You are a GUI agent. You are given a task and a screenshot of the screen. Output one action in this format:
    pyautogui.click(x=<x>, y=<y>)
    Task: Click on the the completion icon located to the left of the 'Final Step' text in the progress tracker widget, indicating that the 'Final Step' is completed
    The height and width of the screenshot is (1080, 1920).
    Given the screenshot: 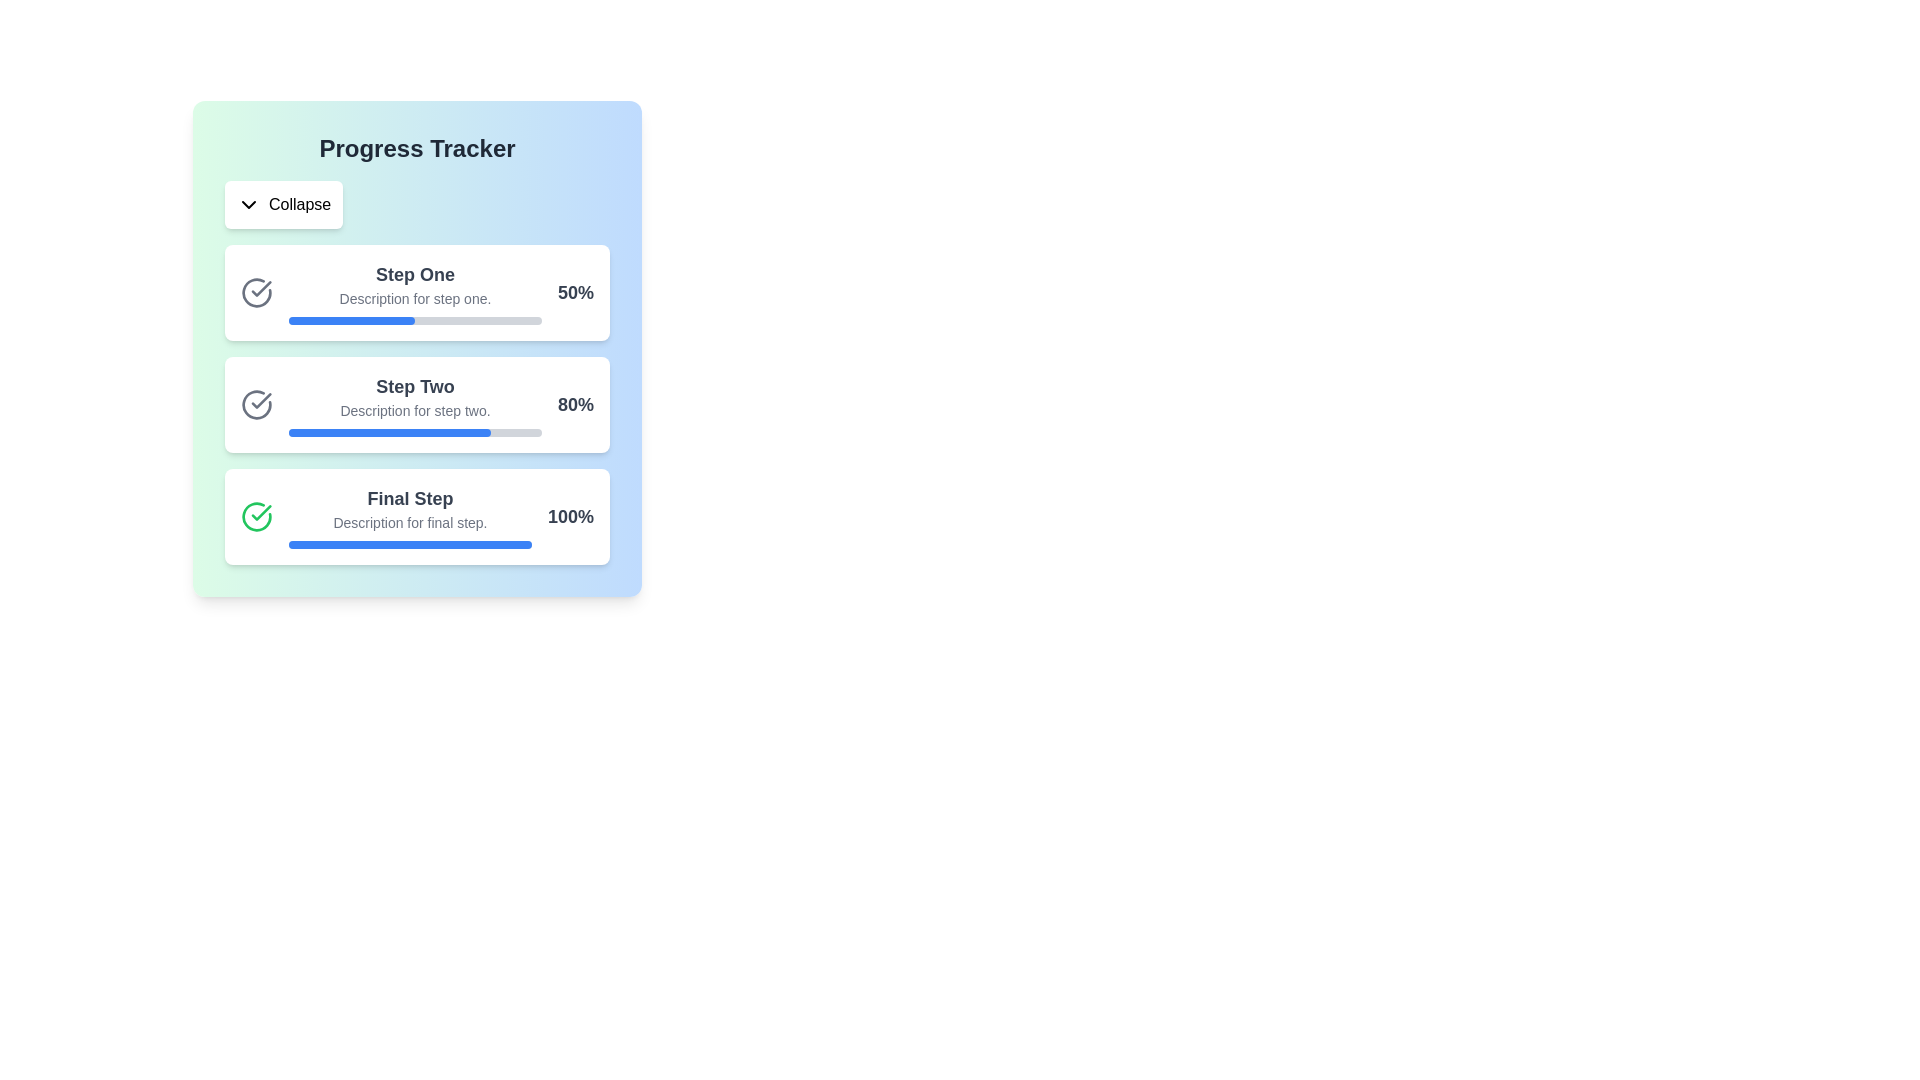 What is the action you would take?
    pyautogui.click(x=256, y=515)
    